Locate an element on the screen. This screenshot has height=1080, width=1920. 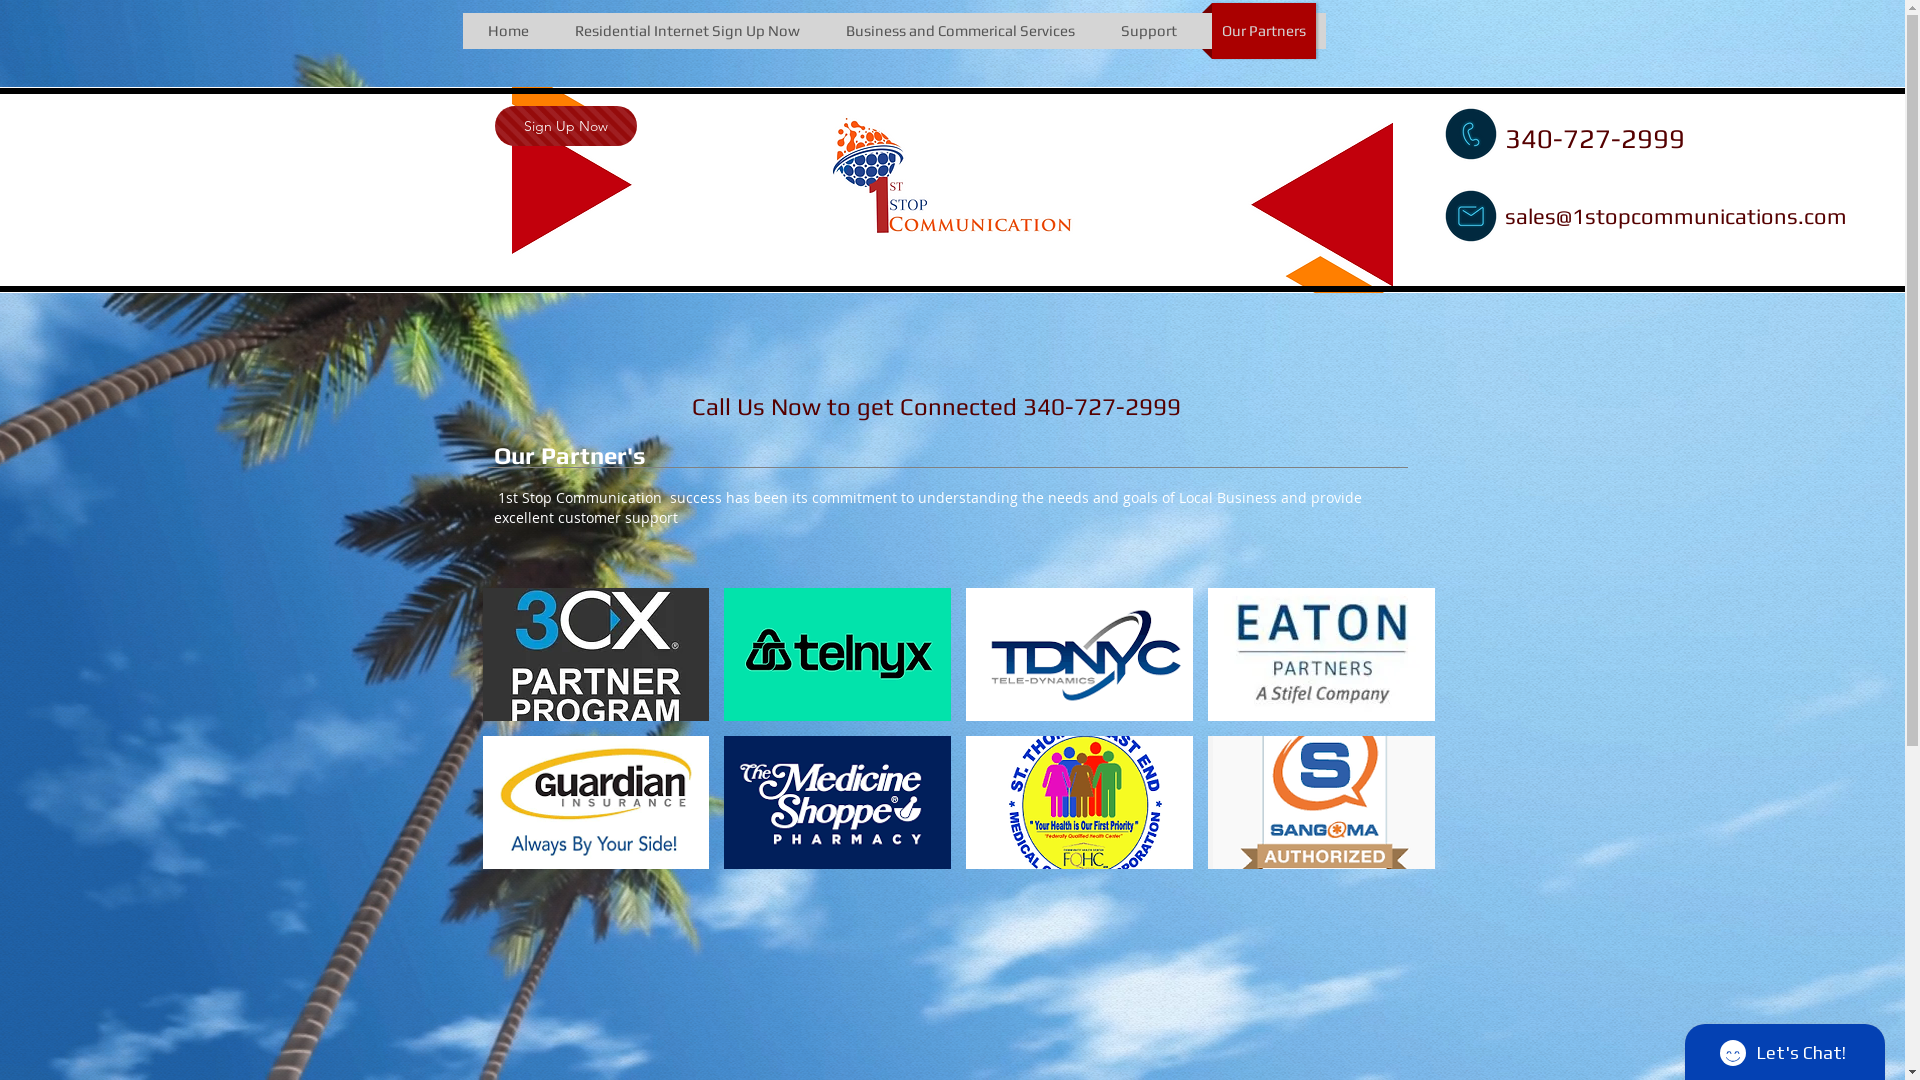
'Business and Commerical Services' is located at coordinates (825, 30).